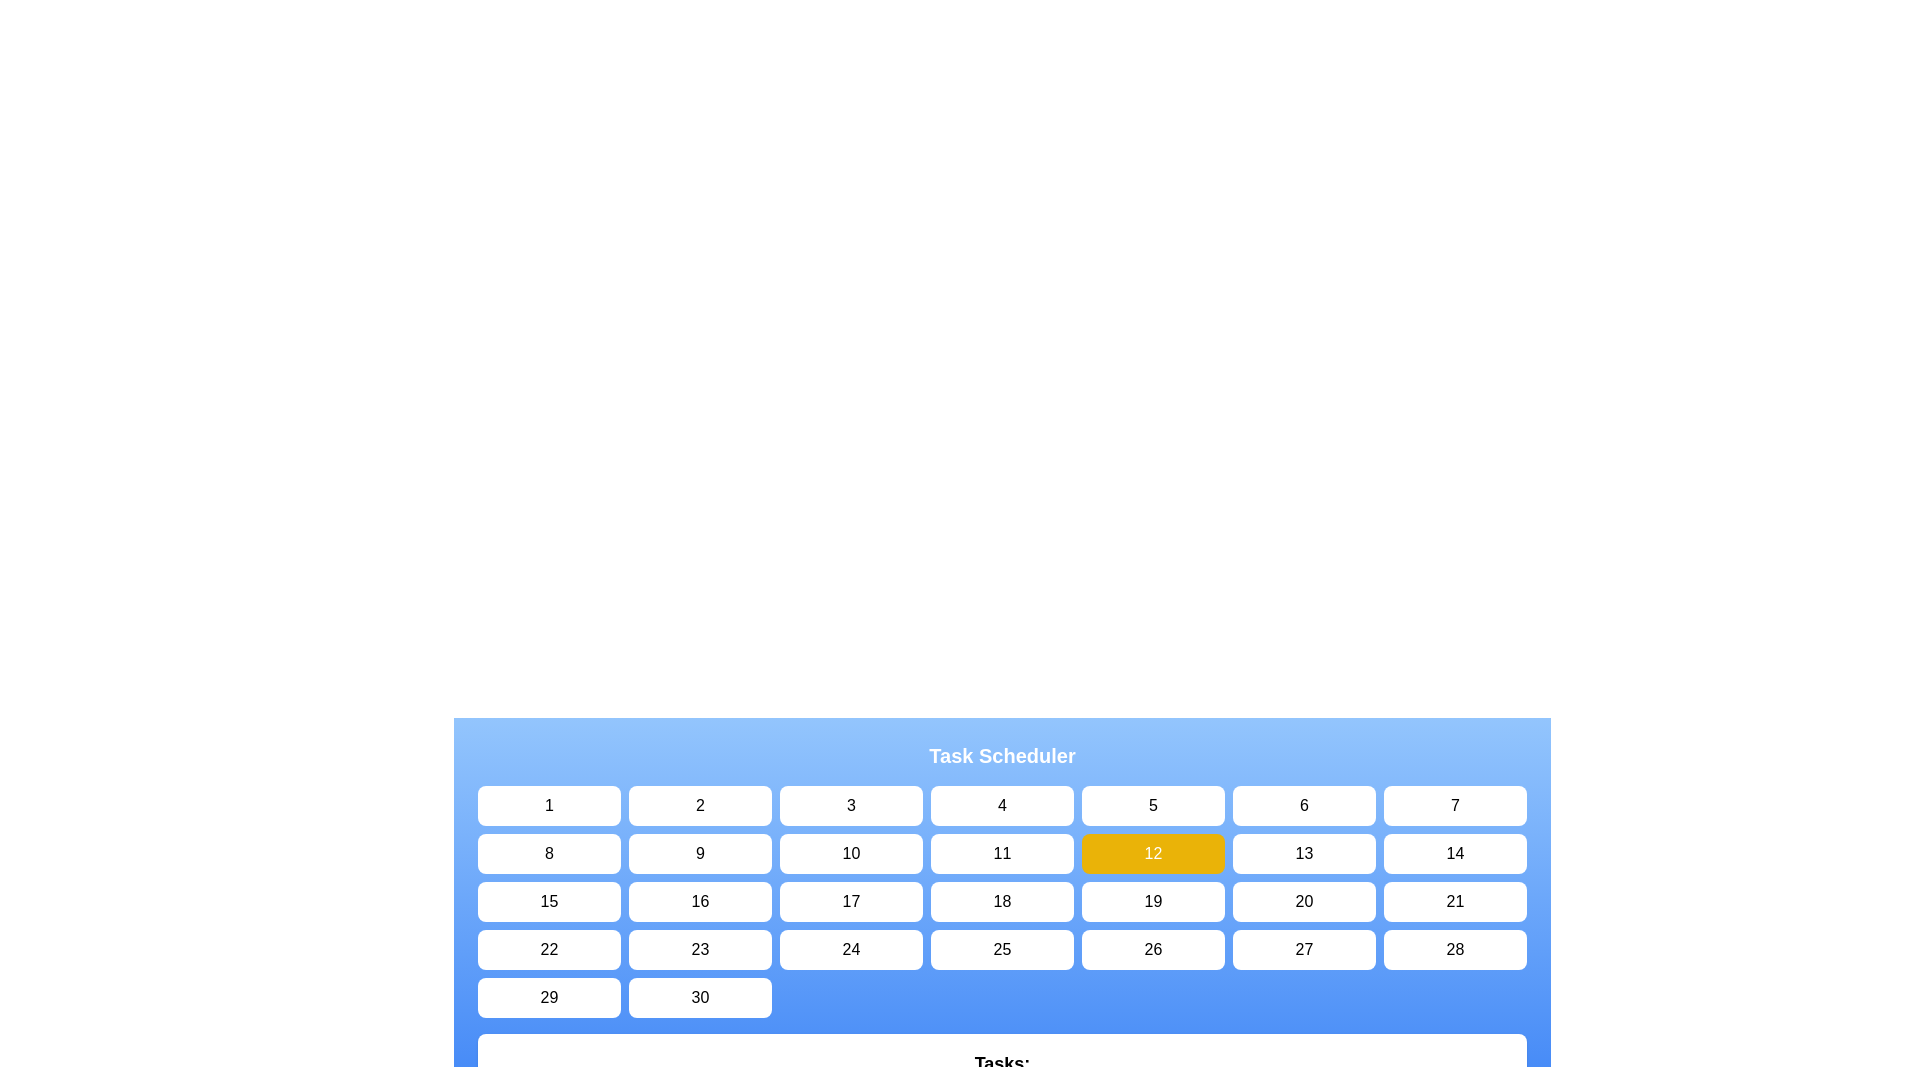  I want to click on the button that allows the user to select the number '22', so click(549, 948).